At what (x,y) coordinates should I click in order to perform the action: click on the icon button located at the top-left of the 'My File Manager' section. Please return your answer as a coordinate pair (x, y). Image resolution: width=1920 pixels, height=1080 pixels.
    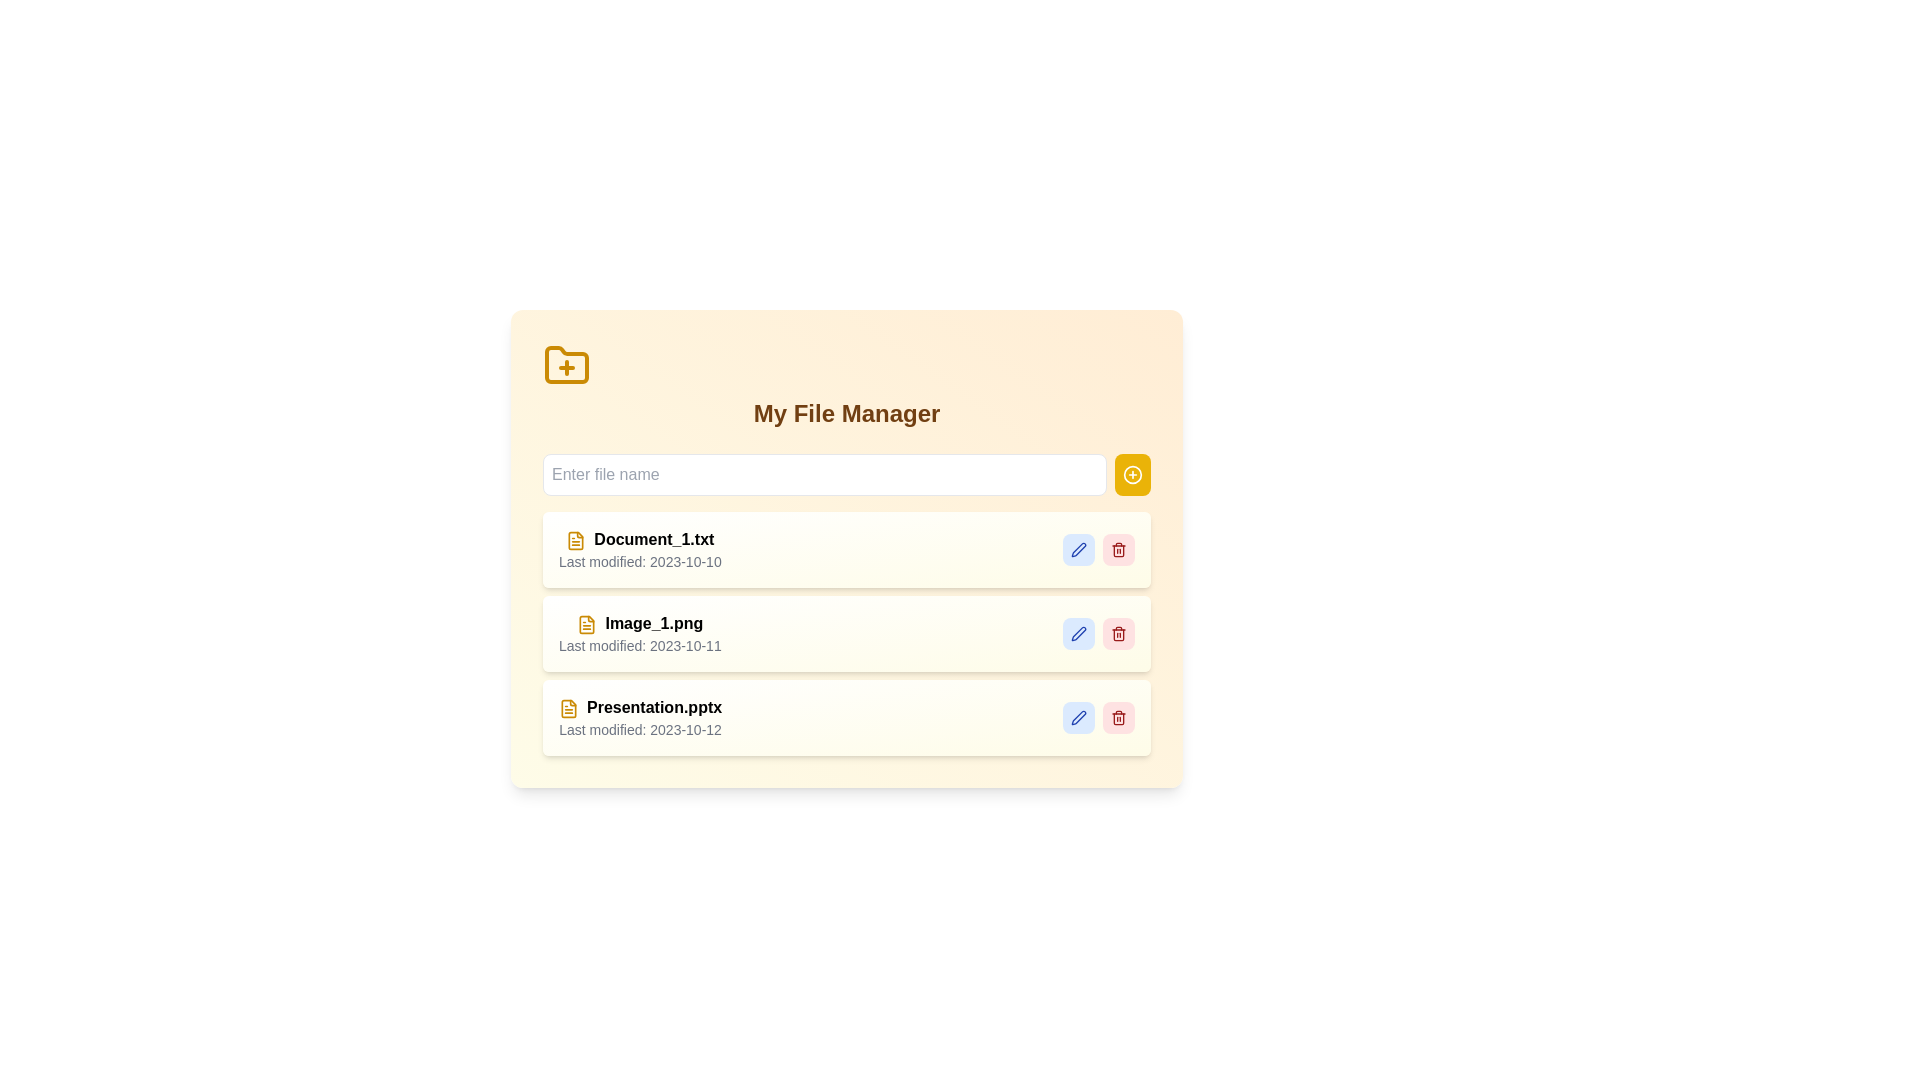
    Looking at the image, I should click on (565, 366).